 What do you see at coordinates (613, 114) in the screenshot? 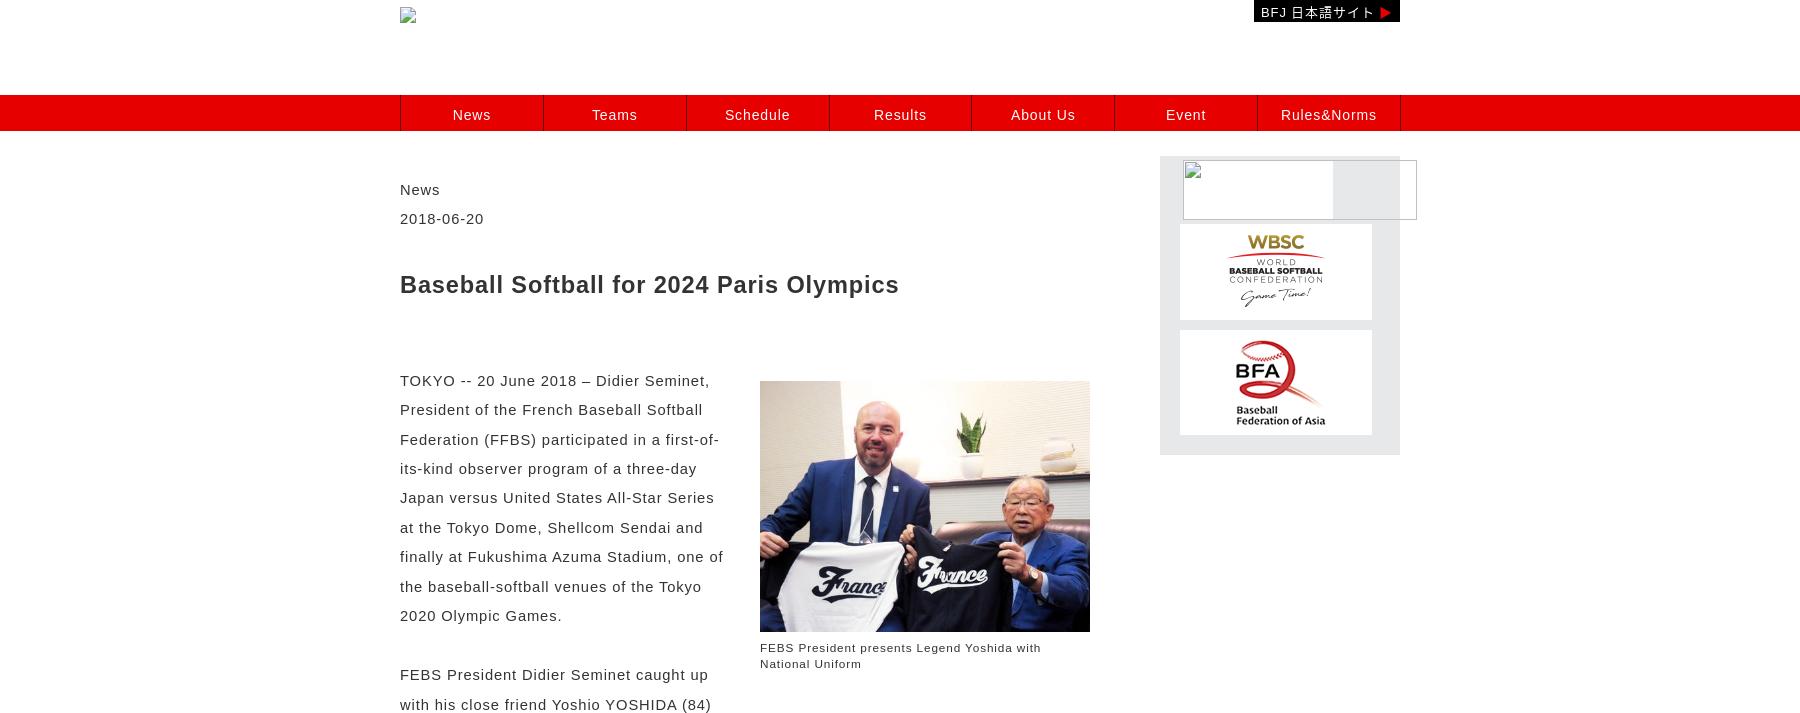
I see `'Teams'` at bounding box center [613, 114].